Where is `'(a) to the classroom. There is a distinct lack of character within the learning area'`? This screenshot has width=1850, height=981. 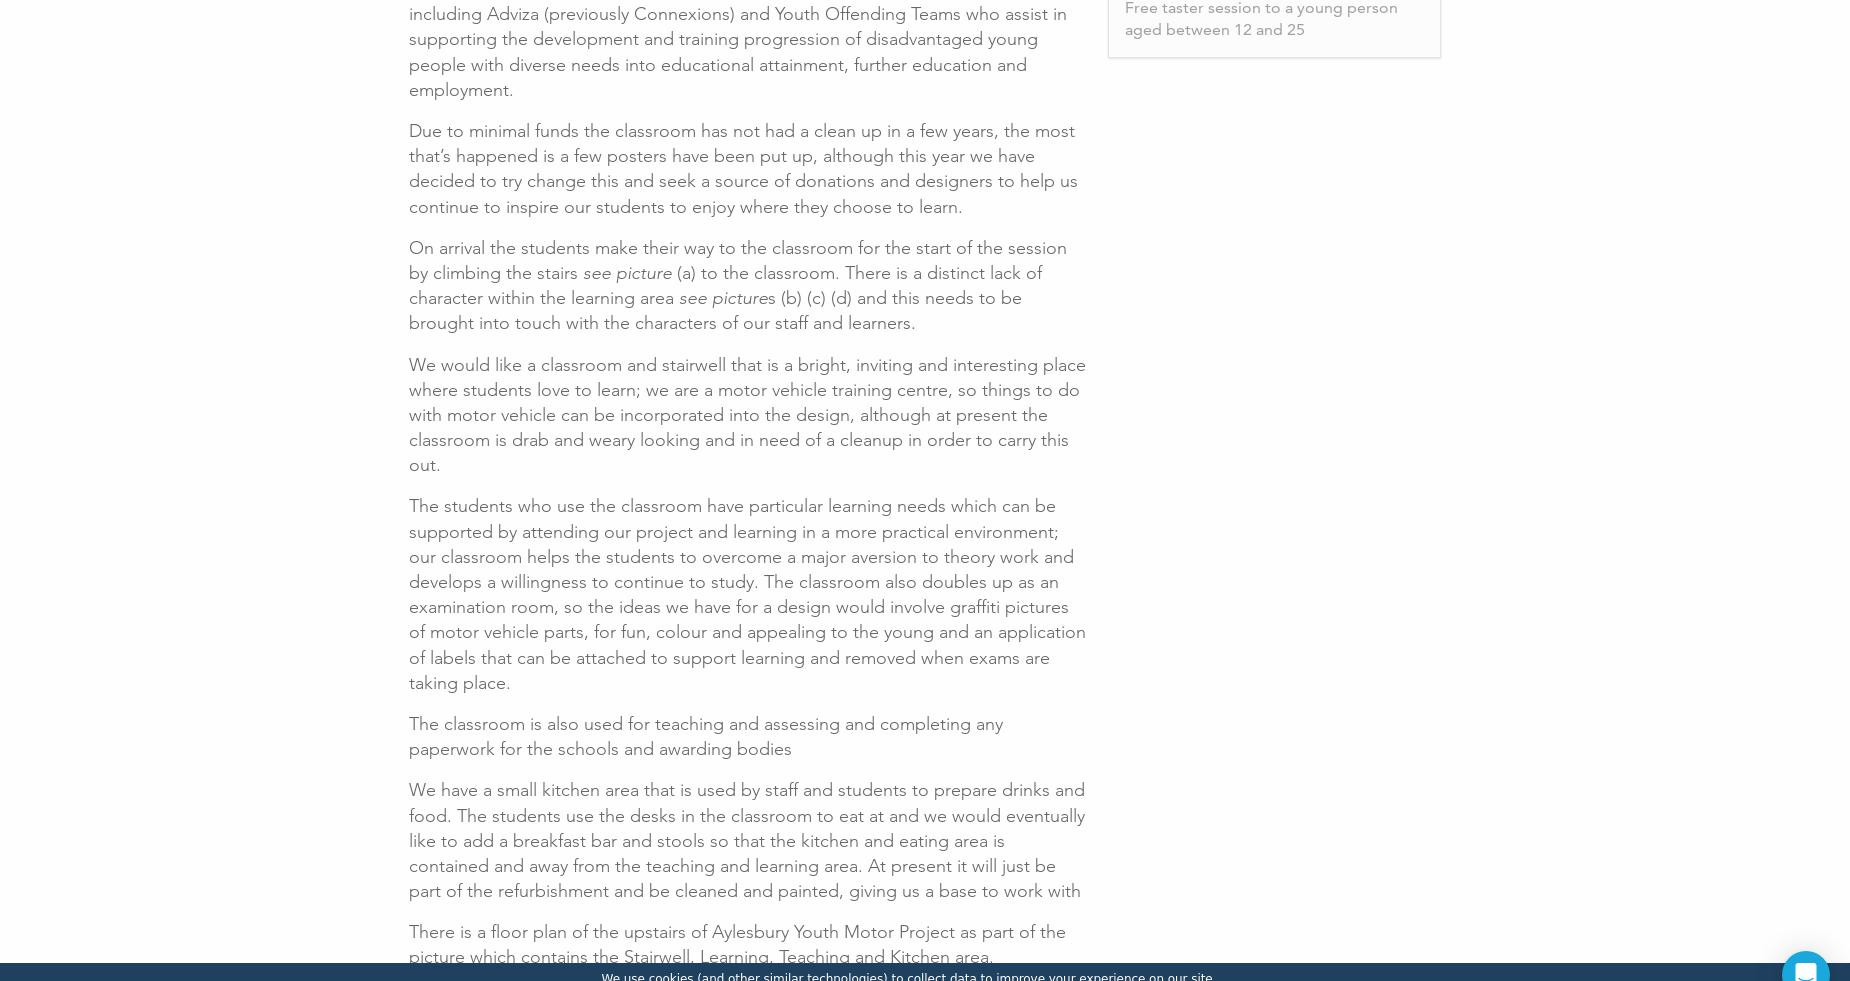 '(a) to the classroom. There is a distinct lack of character within the learning area' is located at coordinates (725, 283).